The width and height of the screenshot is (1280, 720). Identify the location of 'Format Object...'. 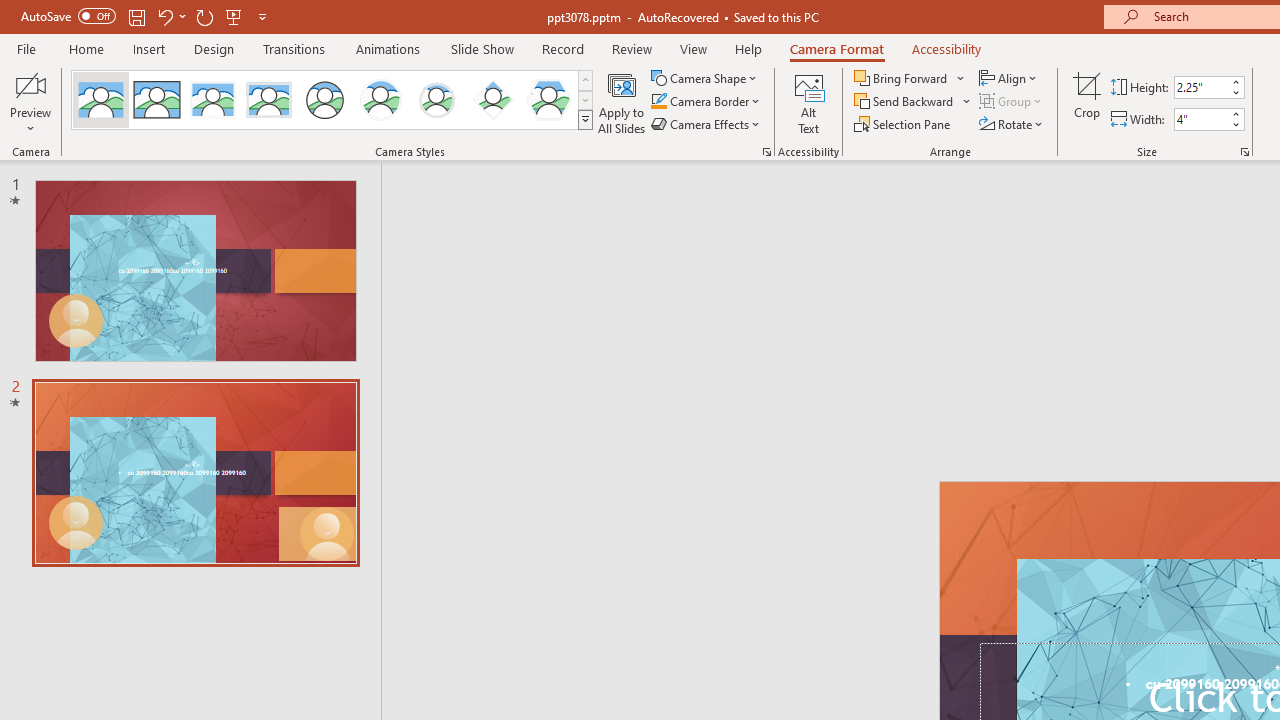
(765, 150).